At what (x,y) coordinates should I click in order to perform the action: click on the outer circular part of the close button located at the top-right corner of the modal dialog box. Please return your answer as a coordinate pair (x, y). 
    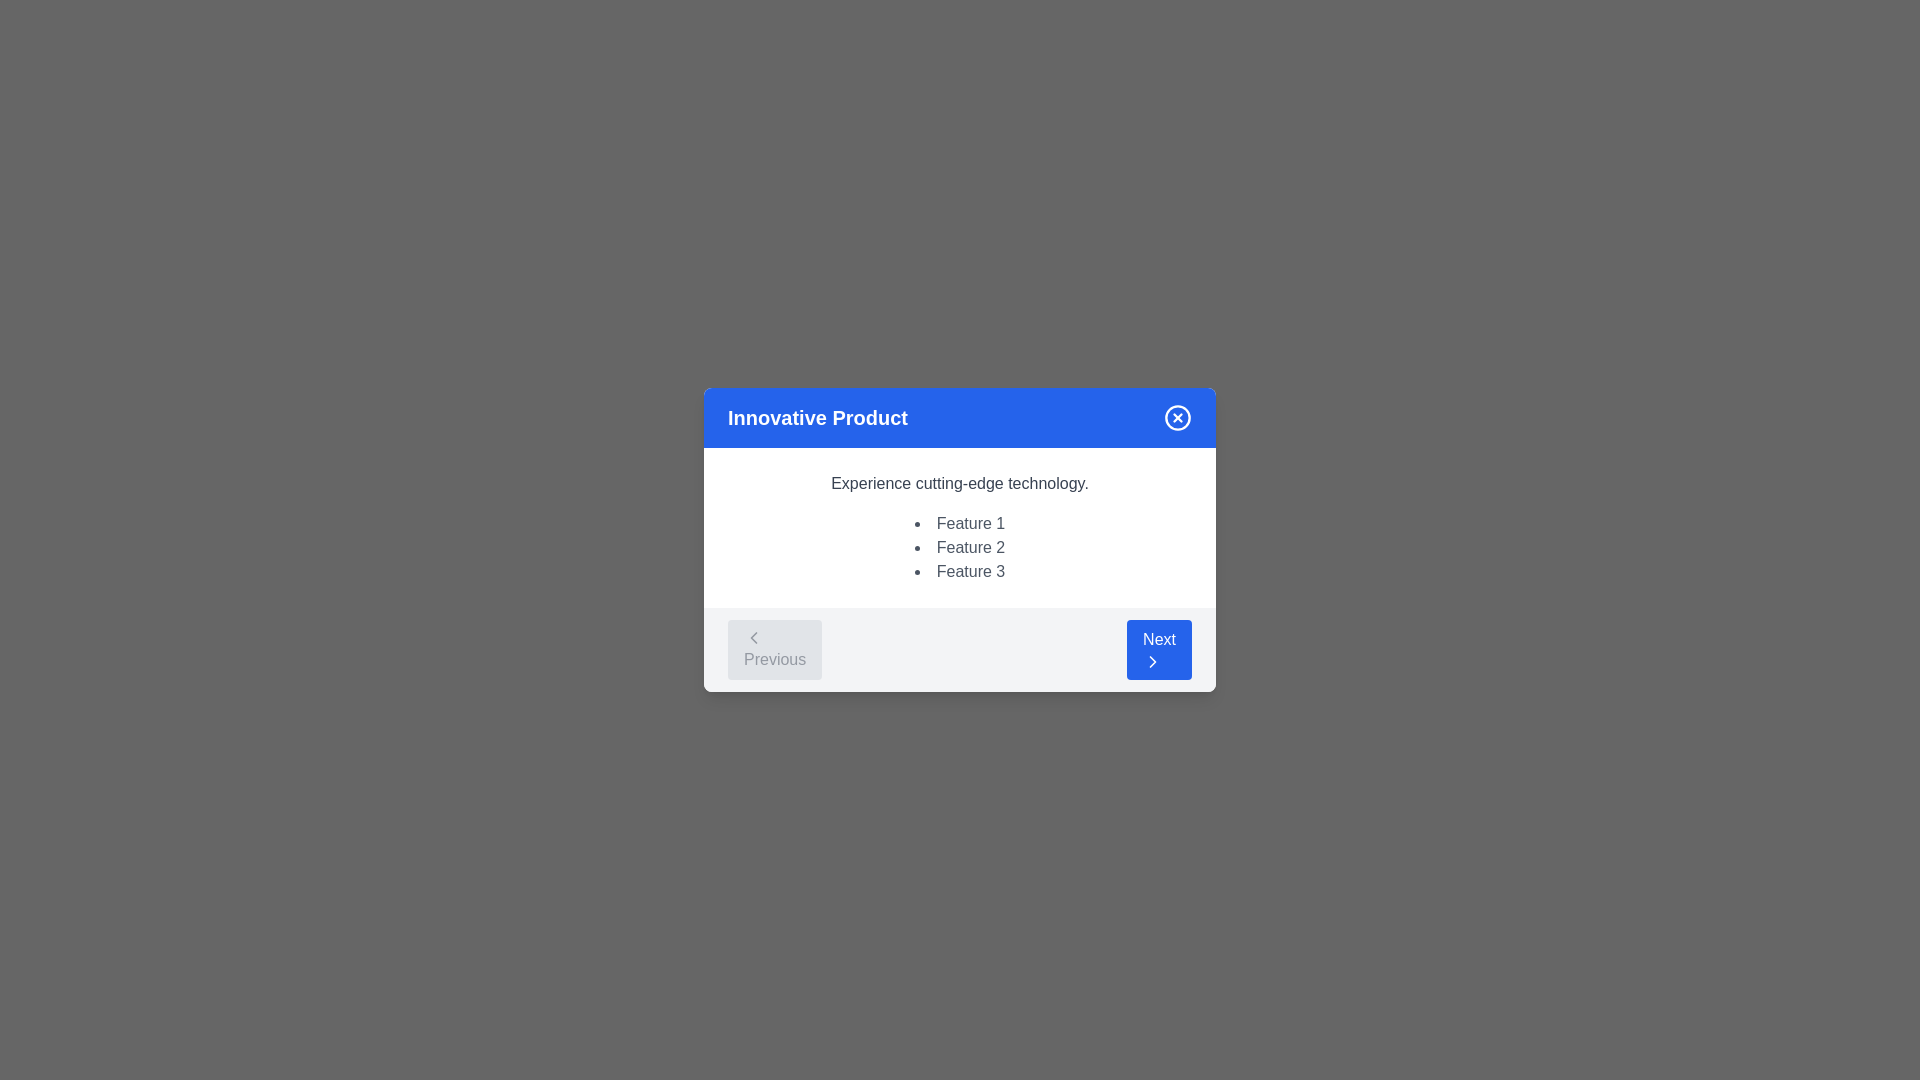
    Looking at the image, I should click on (1177, 416).